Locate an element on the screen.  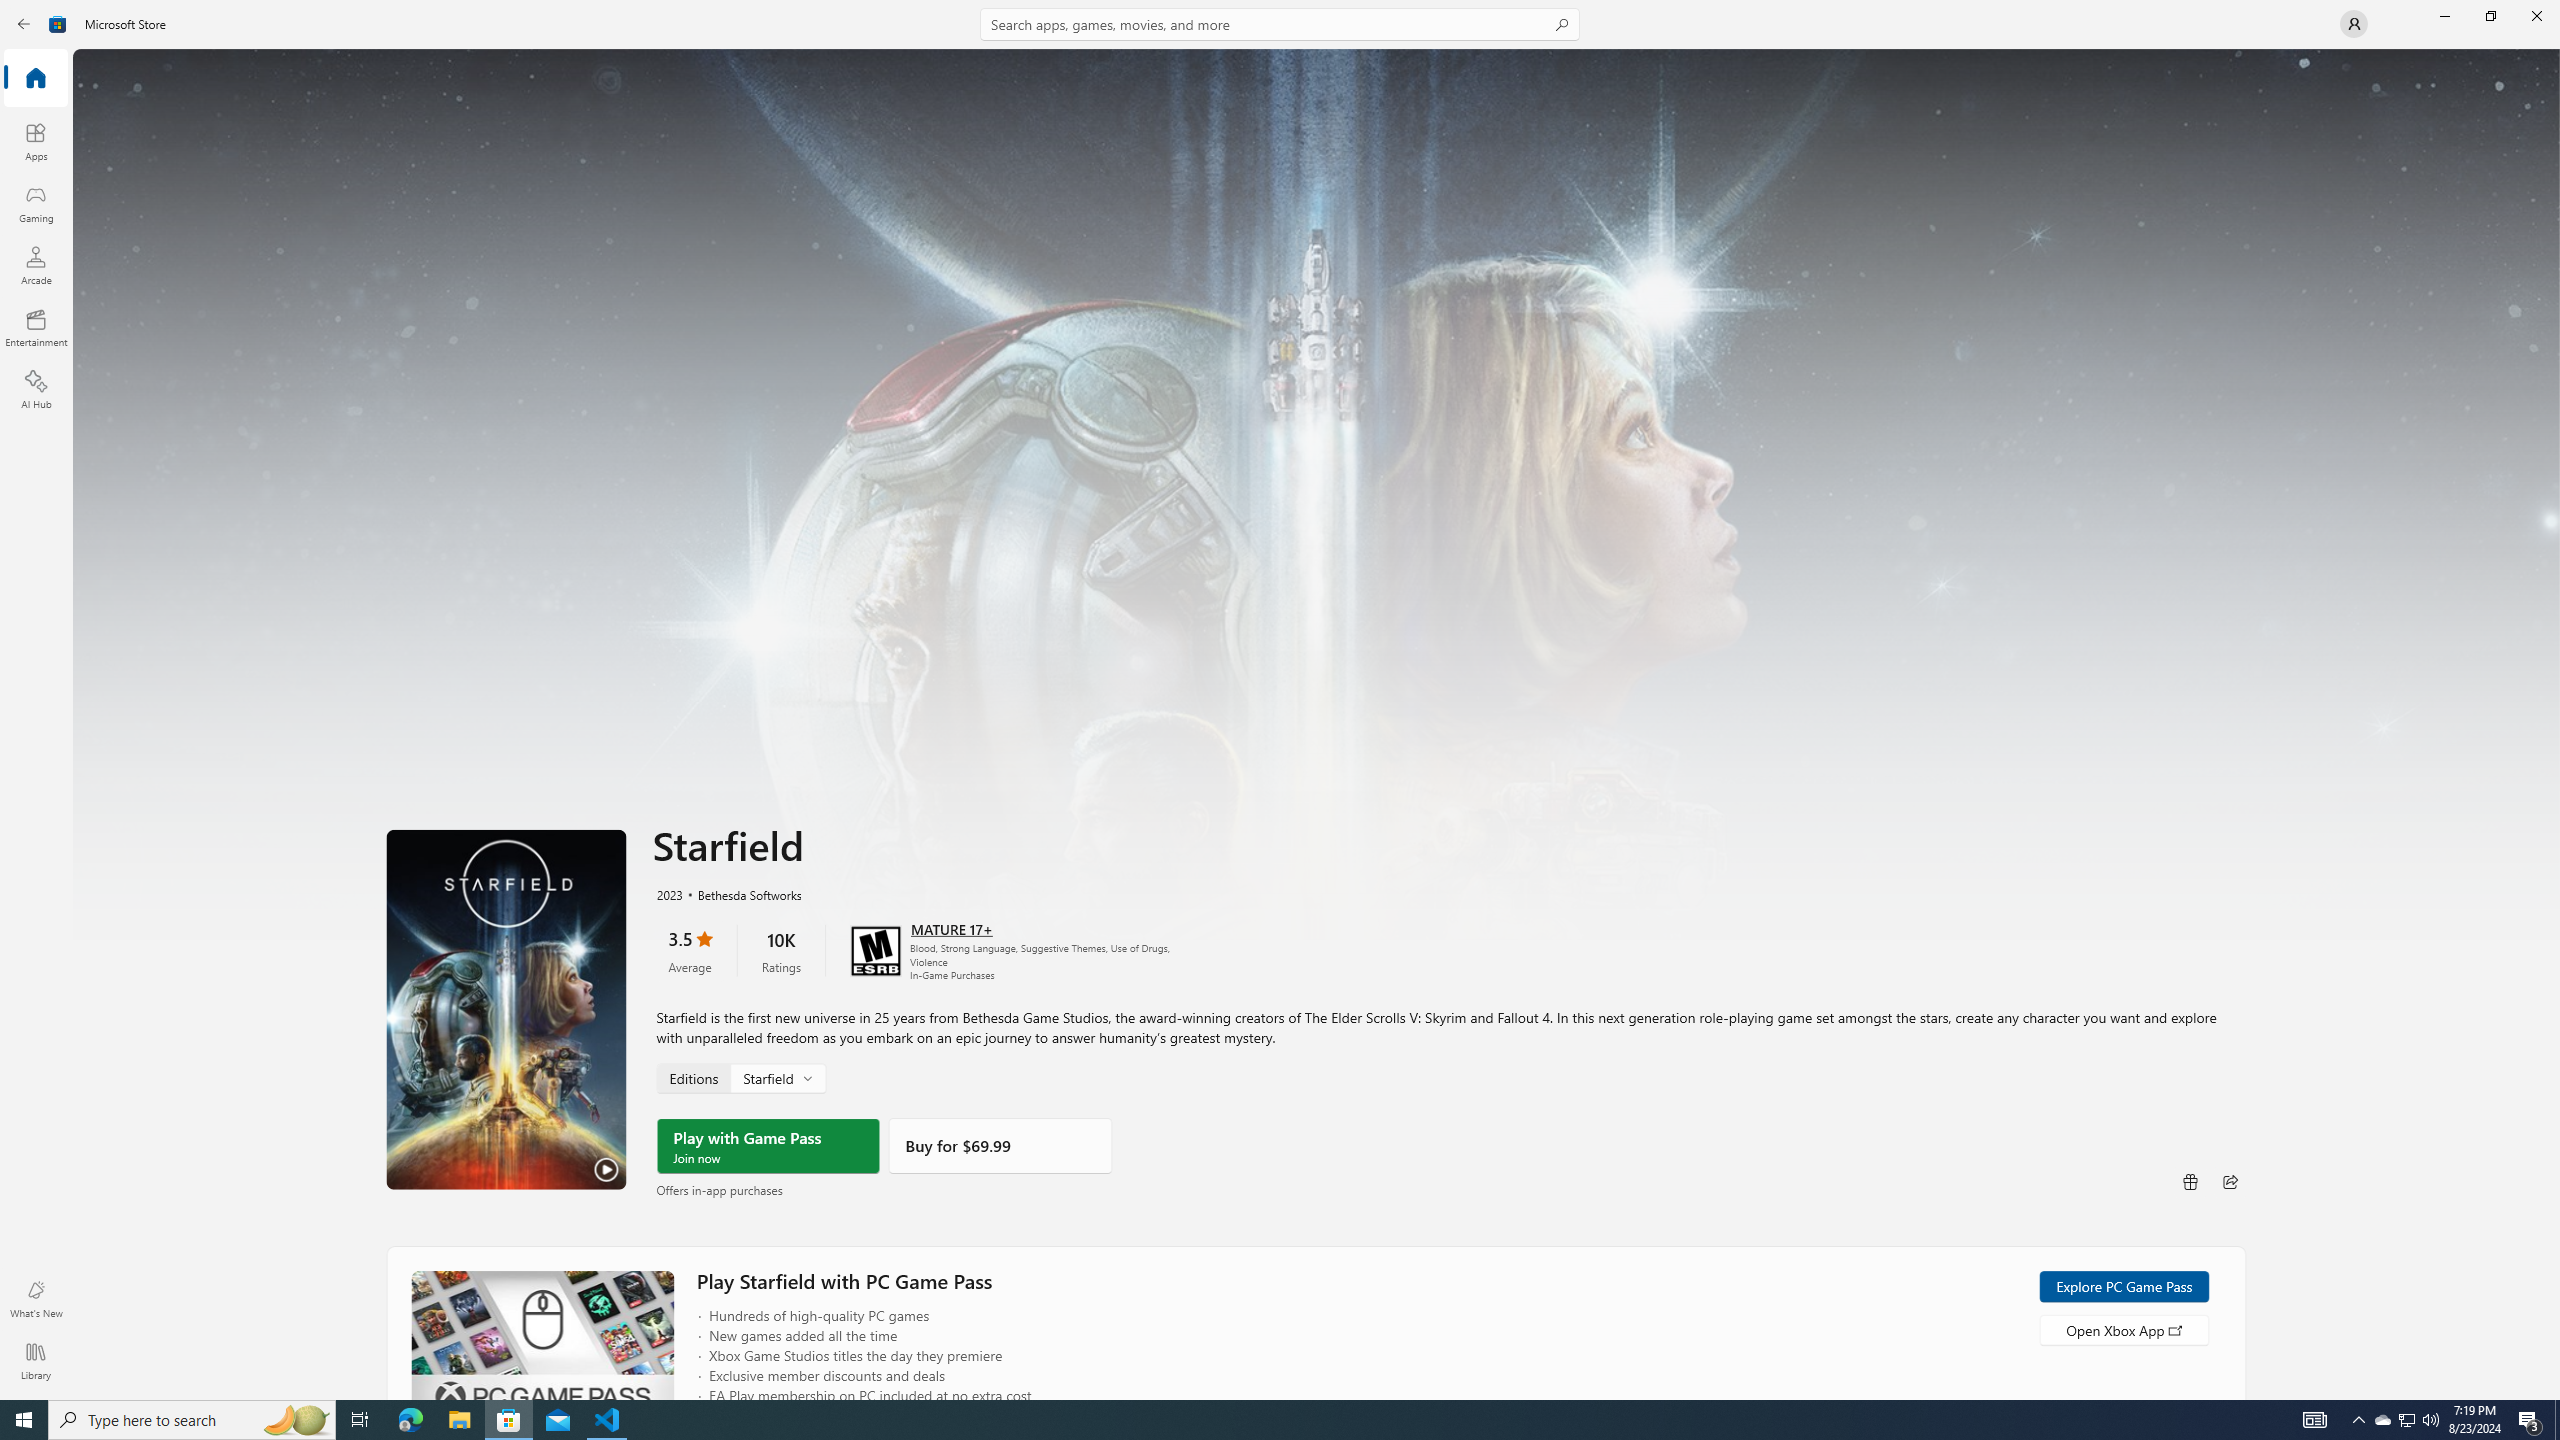
'Search' is located at coordinates (1280, 23).